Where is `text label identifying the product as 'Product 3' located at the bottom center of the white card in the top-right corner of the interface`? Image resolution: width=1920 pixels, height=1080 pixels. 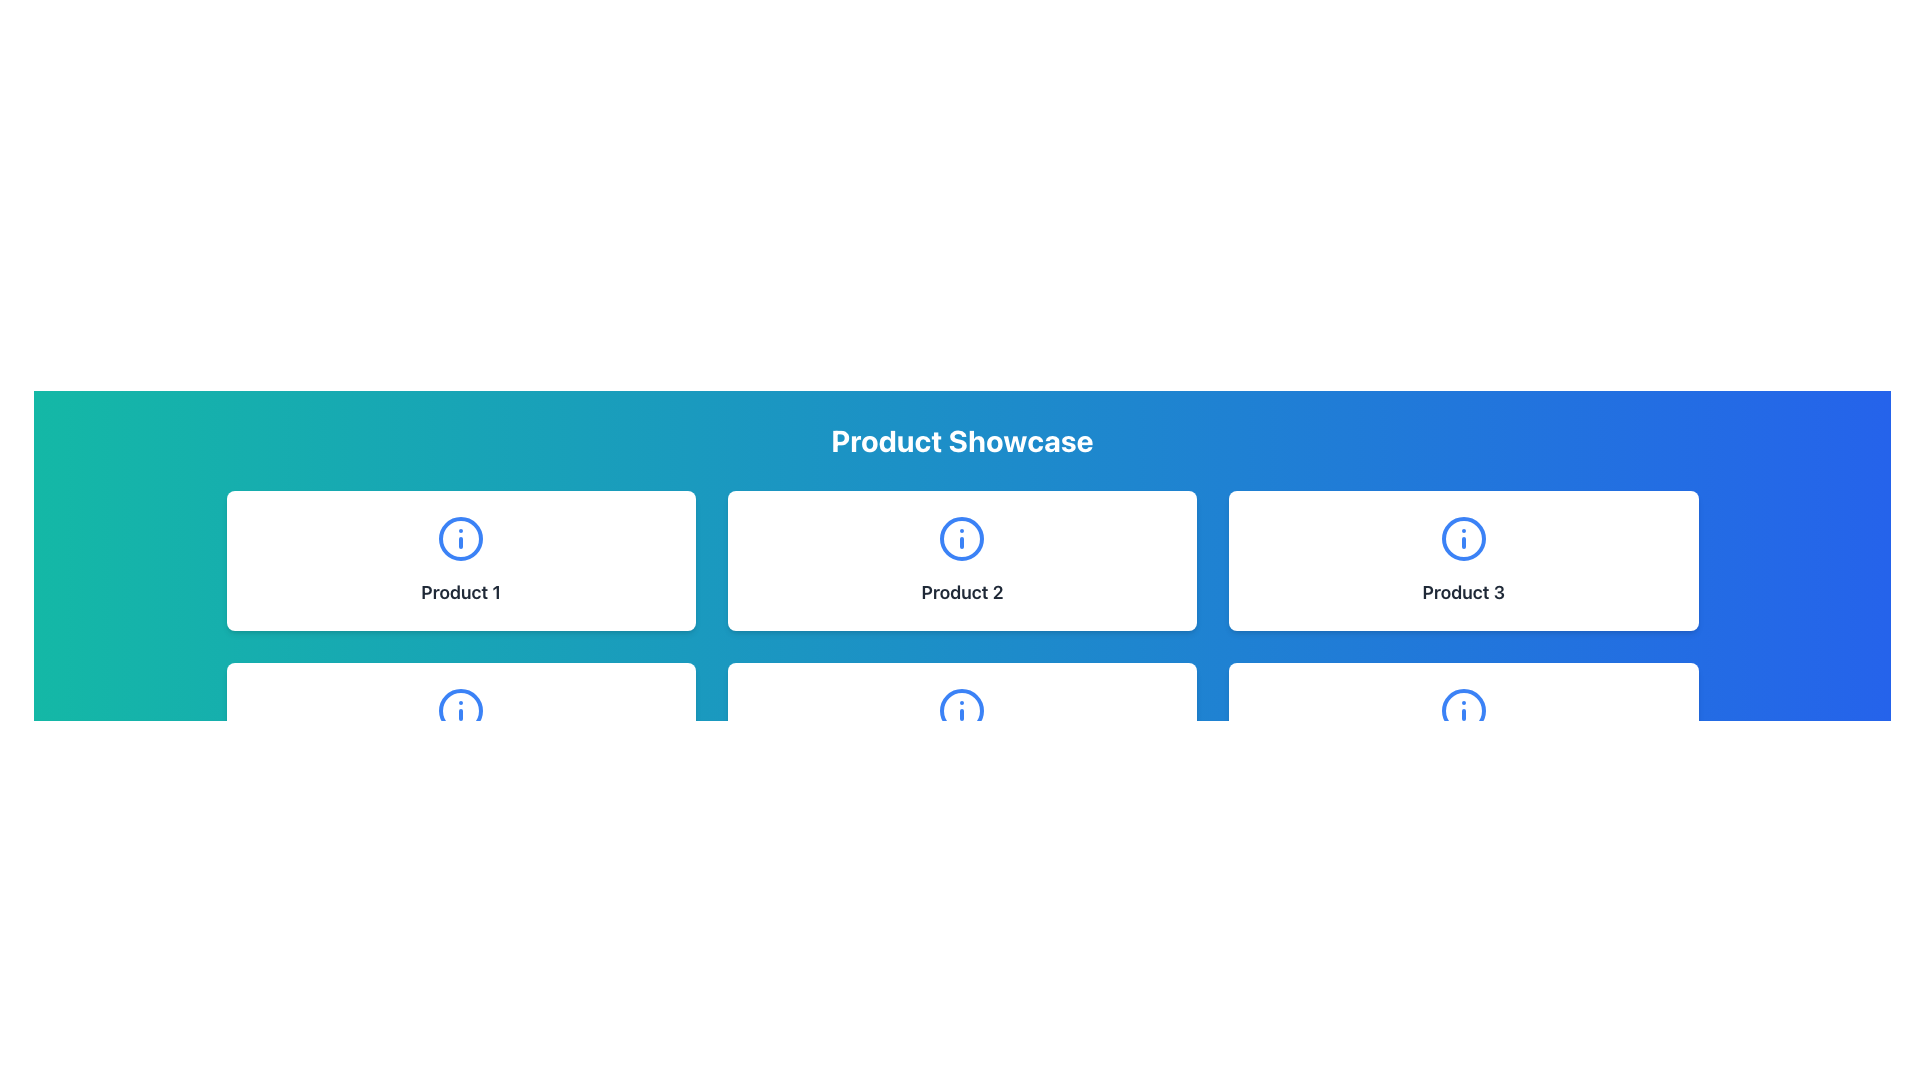 text label identifying the product as 'Product 3' located at the bottom center of the white card in the top-right corner of the interface is located at coordinates (1463, 592).